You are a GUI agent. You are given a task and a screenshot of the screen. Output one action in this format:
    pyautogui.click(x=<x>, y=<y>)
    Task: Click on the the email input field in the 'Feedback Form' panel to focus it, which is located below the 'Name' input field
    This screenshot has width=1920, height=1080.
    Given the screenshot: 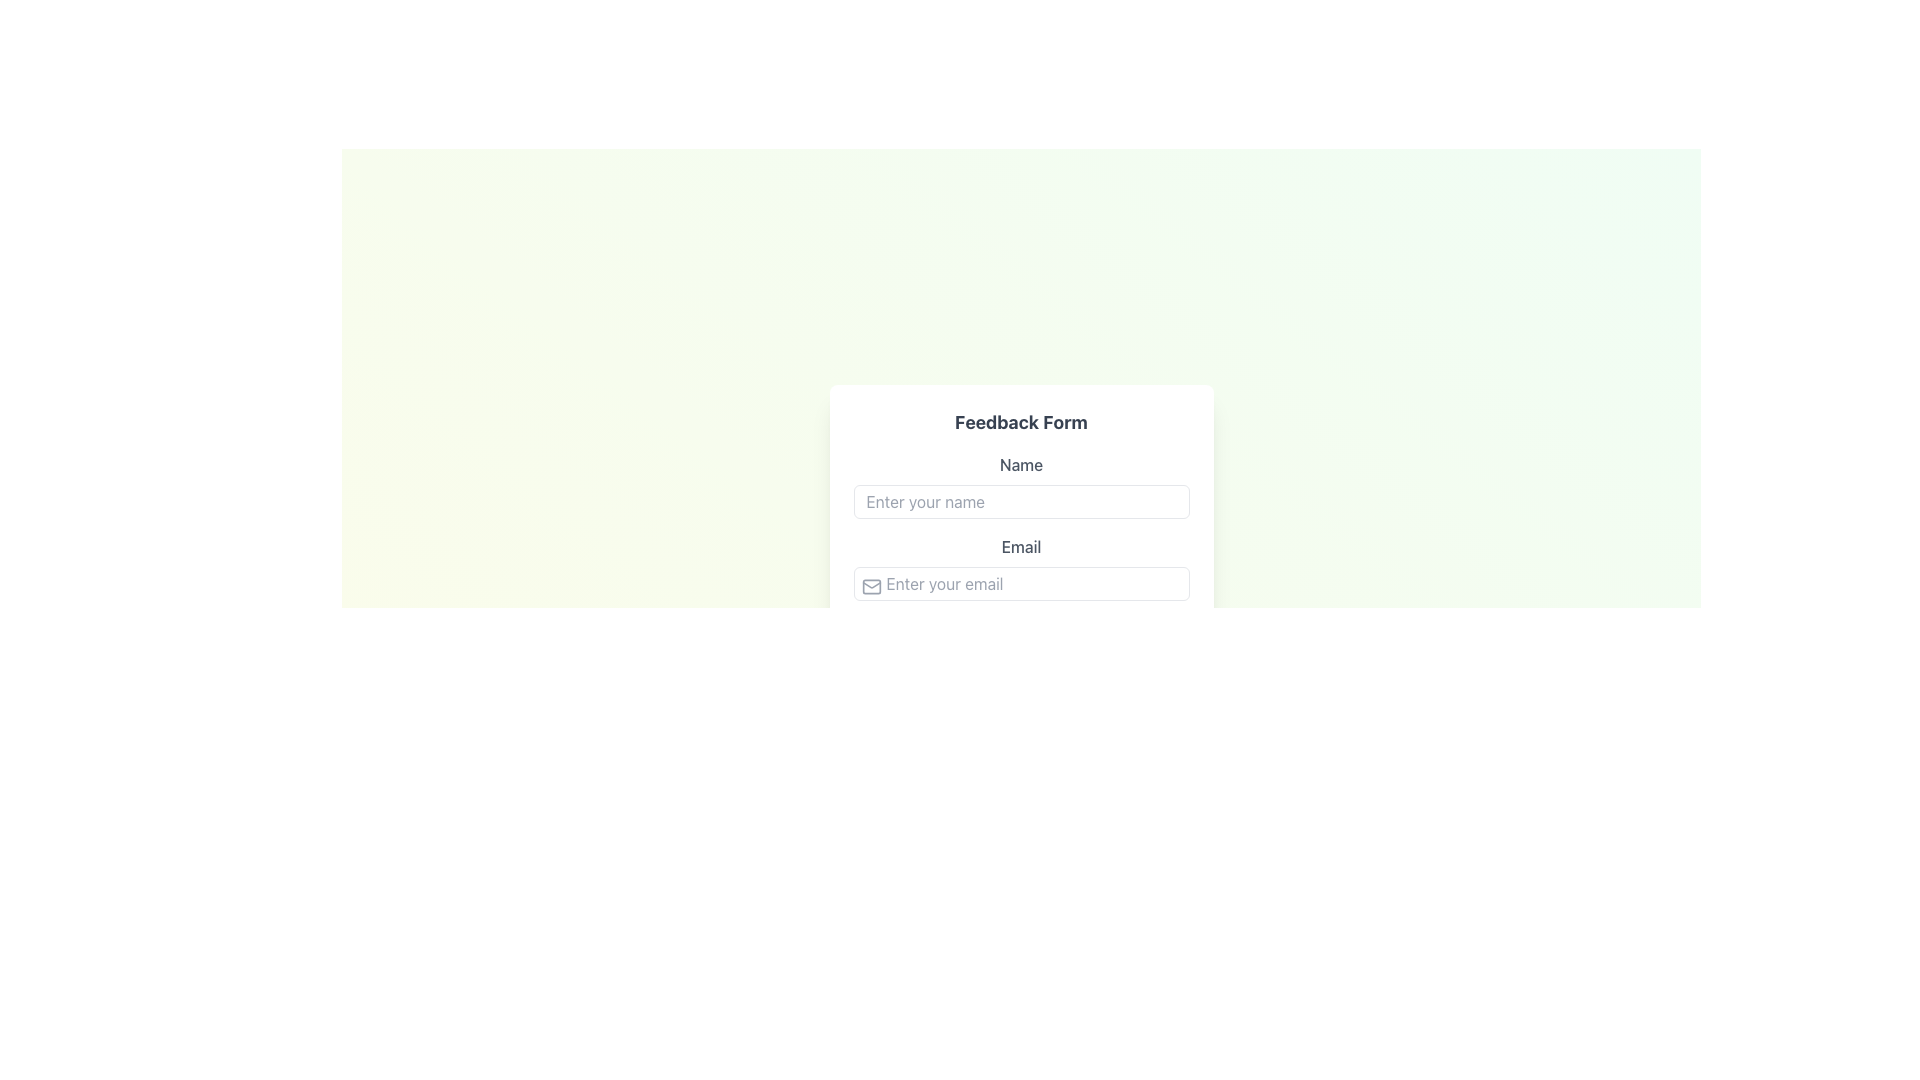 What is the action you would take?
    pyautogui.click(x=1021, y=567)
    